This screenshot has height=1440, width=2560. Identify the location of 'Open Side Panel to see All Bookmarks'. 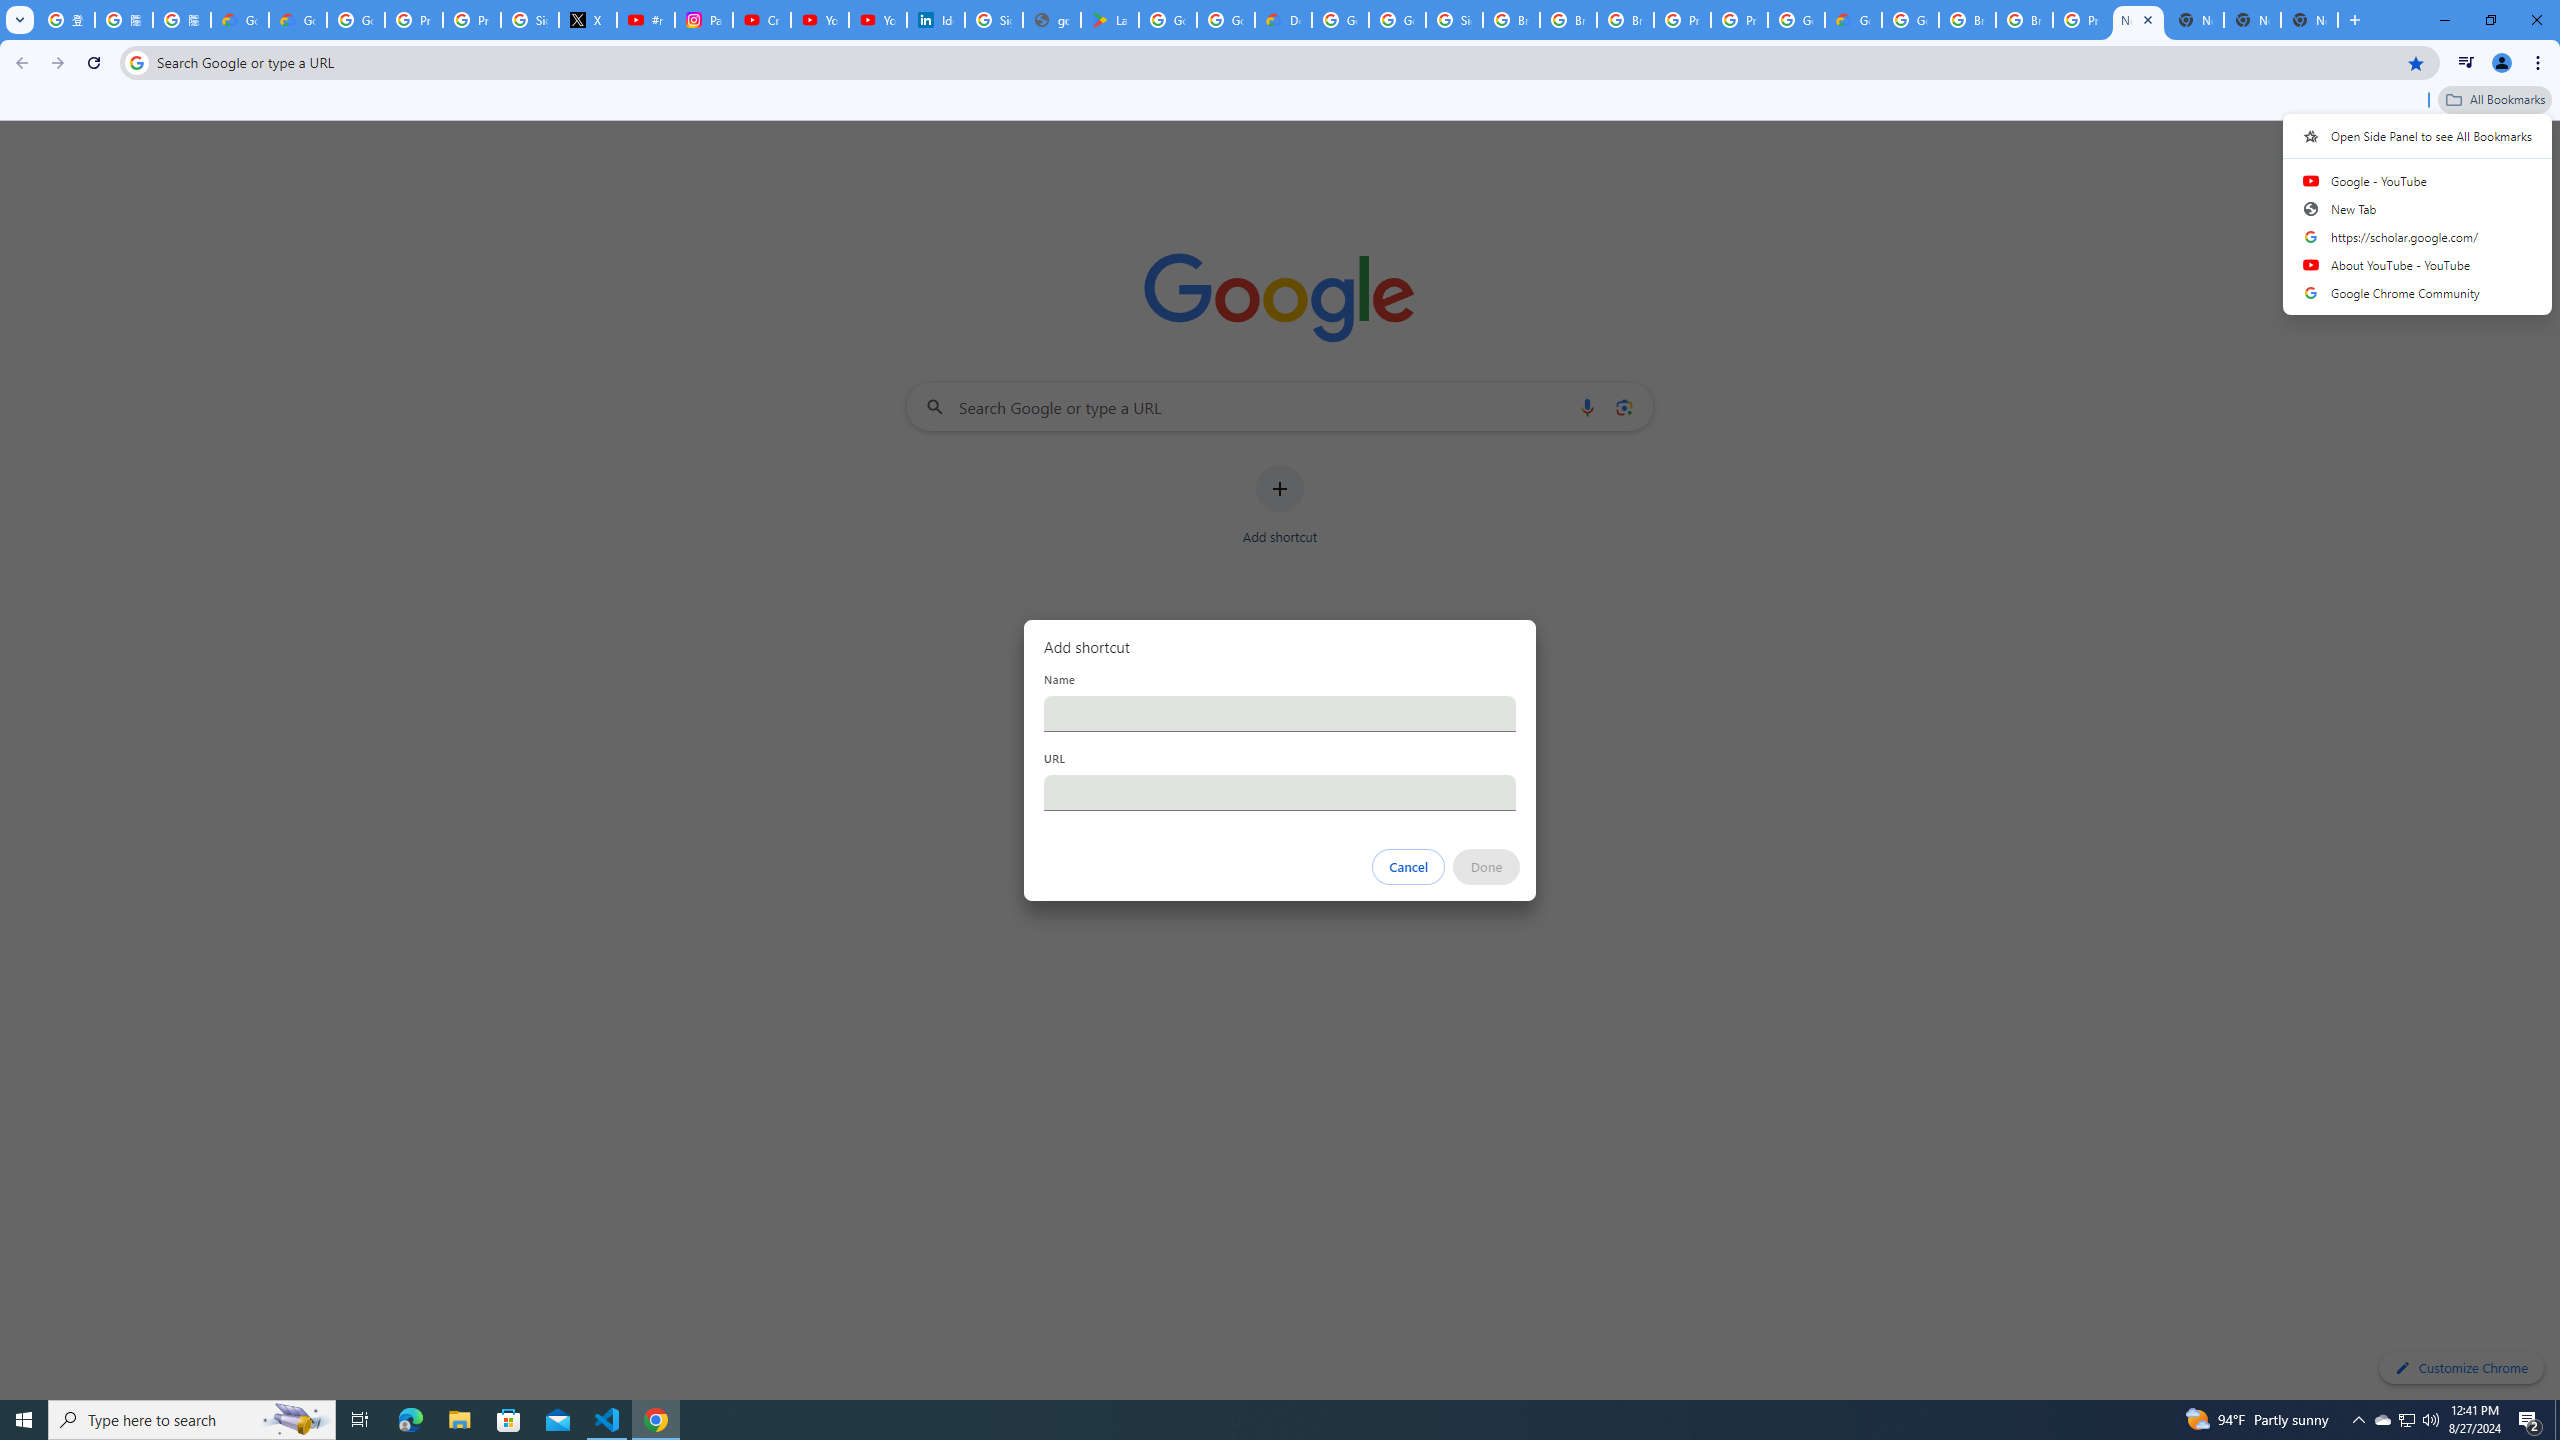
(2417, 135).